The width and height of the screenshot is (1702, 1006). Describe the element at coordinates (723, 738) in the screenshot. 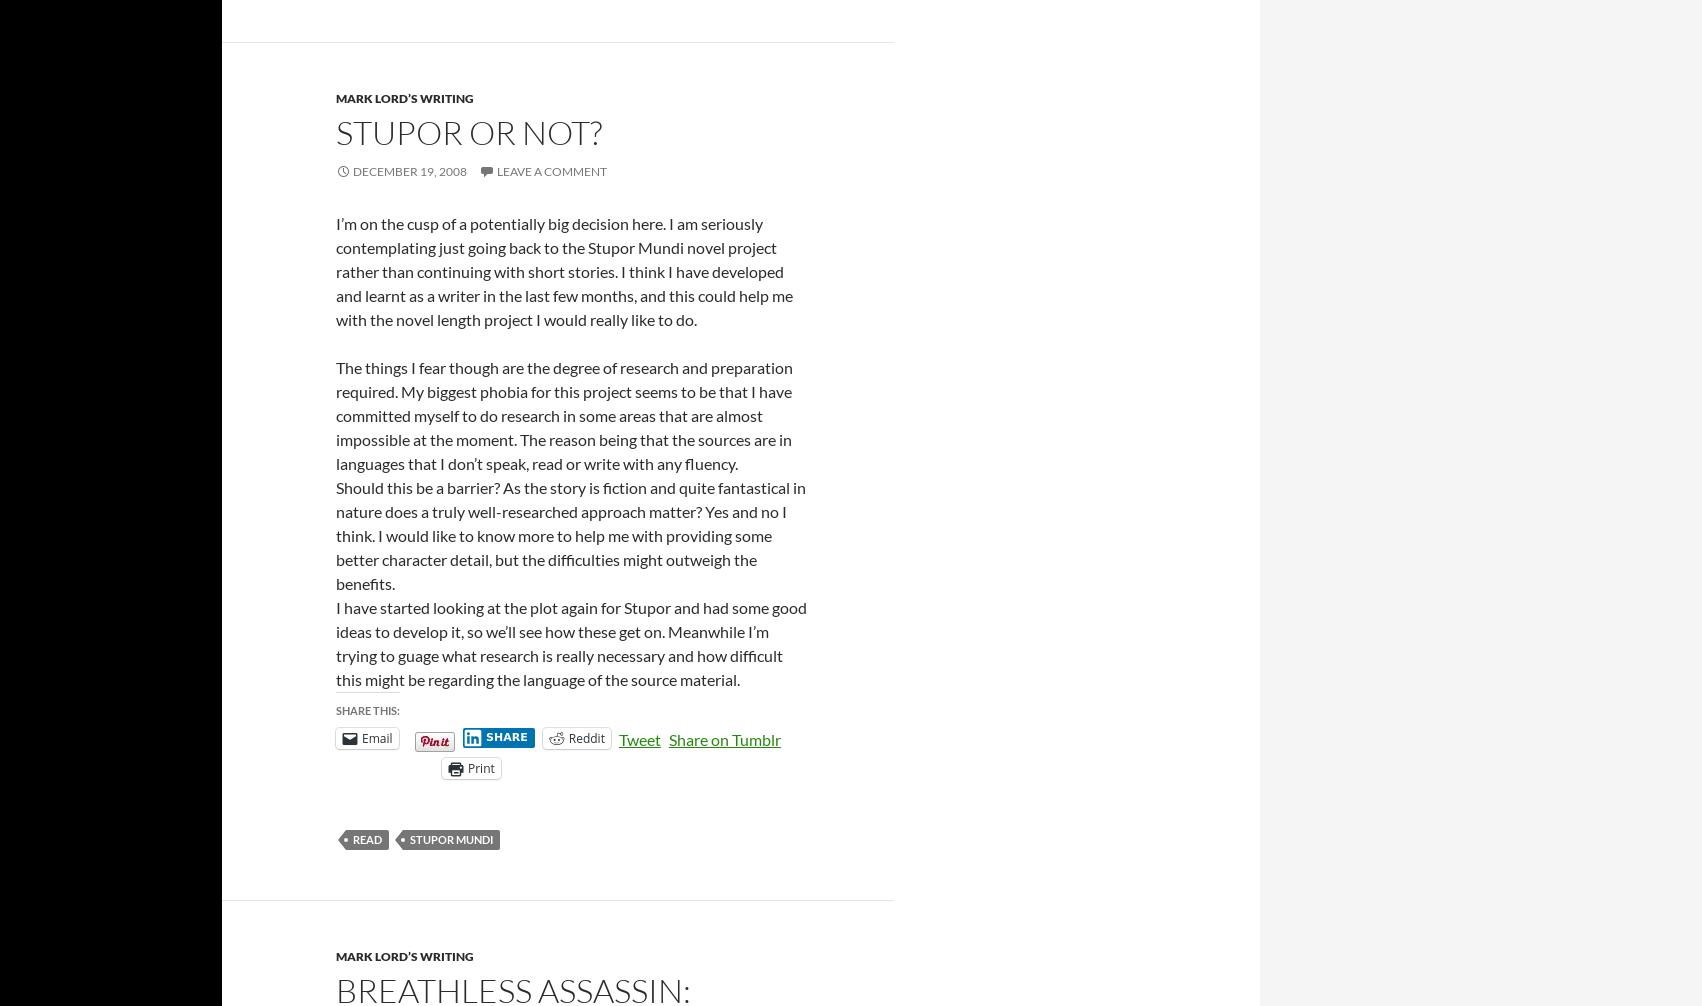

I see `'Share on Tumblr'` at that location.